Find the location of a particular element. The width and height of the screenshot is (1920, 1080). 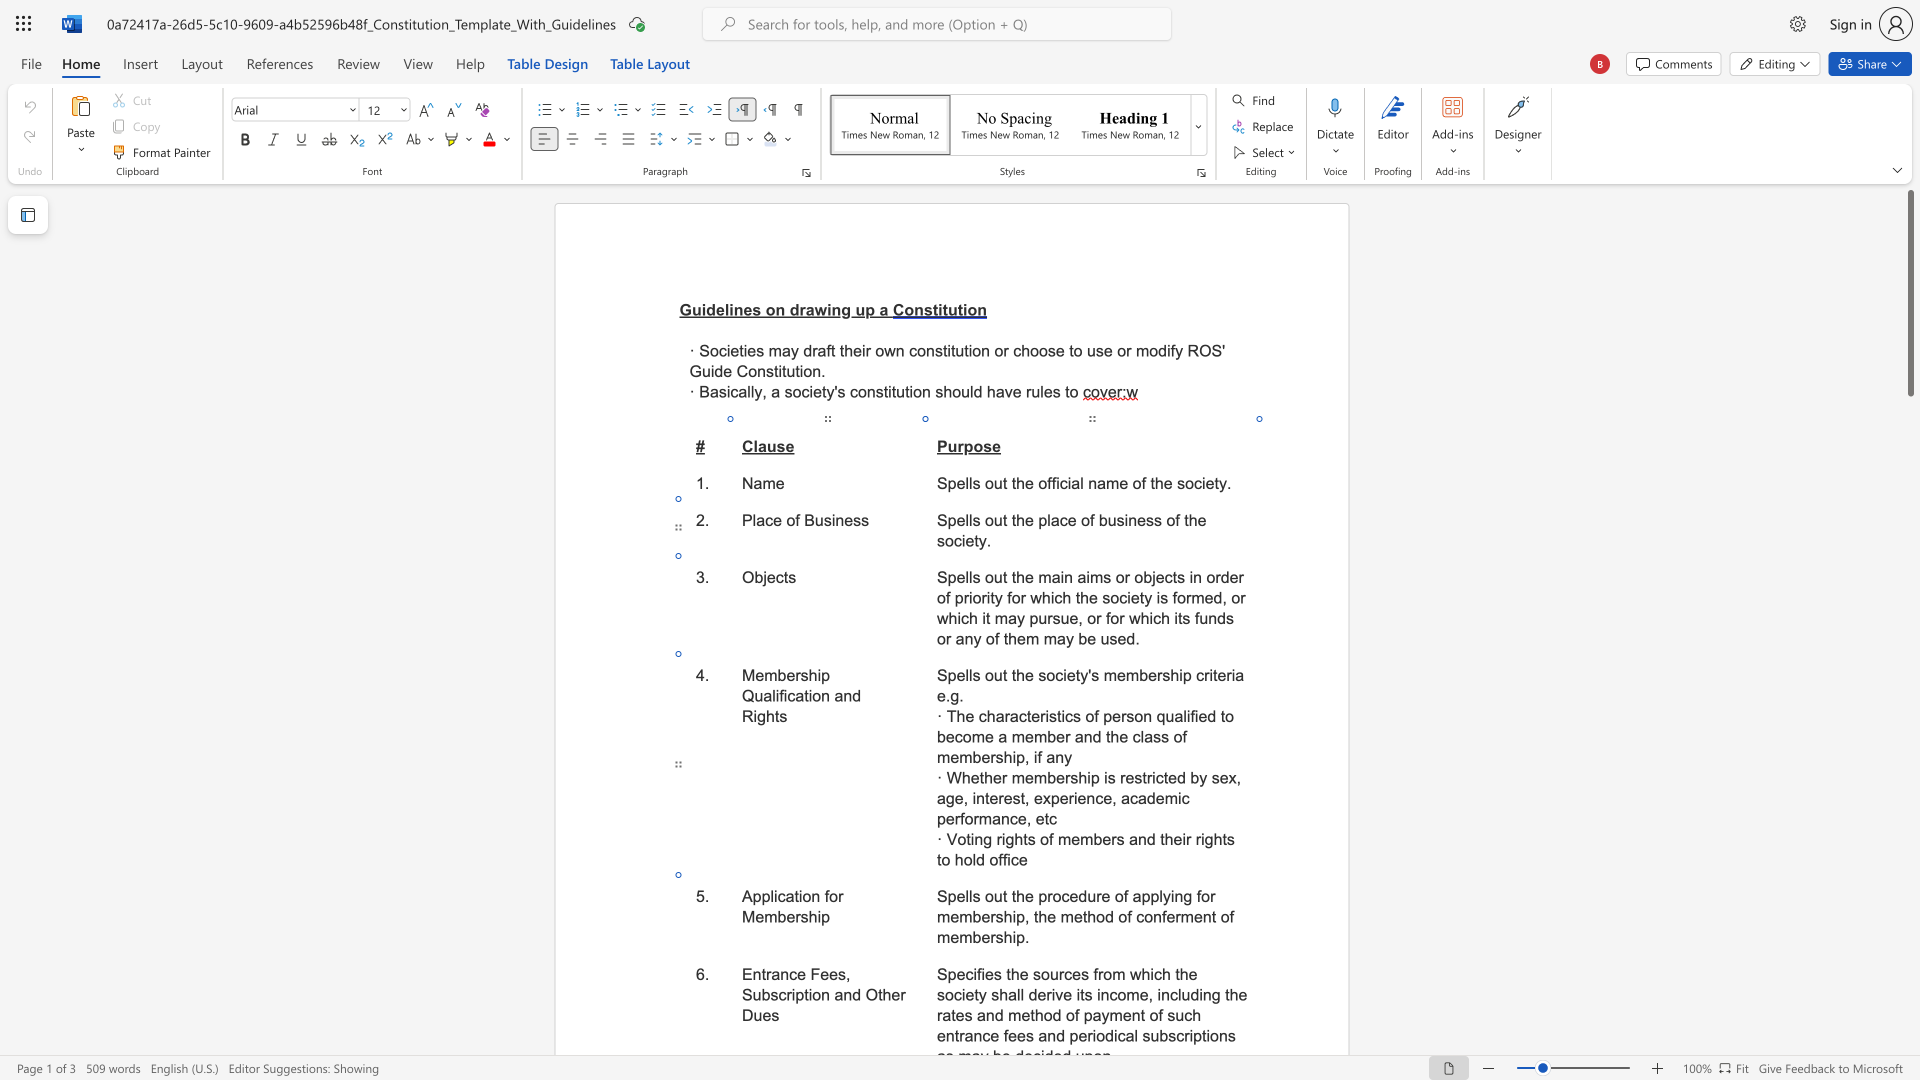

the 1th character "c" in the text is located at coordinates (780, 895).